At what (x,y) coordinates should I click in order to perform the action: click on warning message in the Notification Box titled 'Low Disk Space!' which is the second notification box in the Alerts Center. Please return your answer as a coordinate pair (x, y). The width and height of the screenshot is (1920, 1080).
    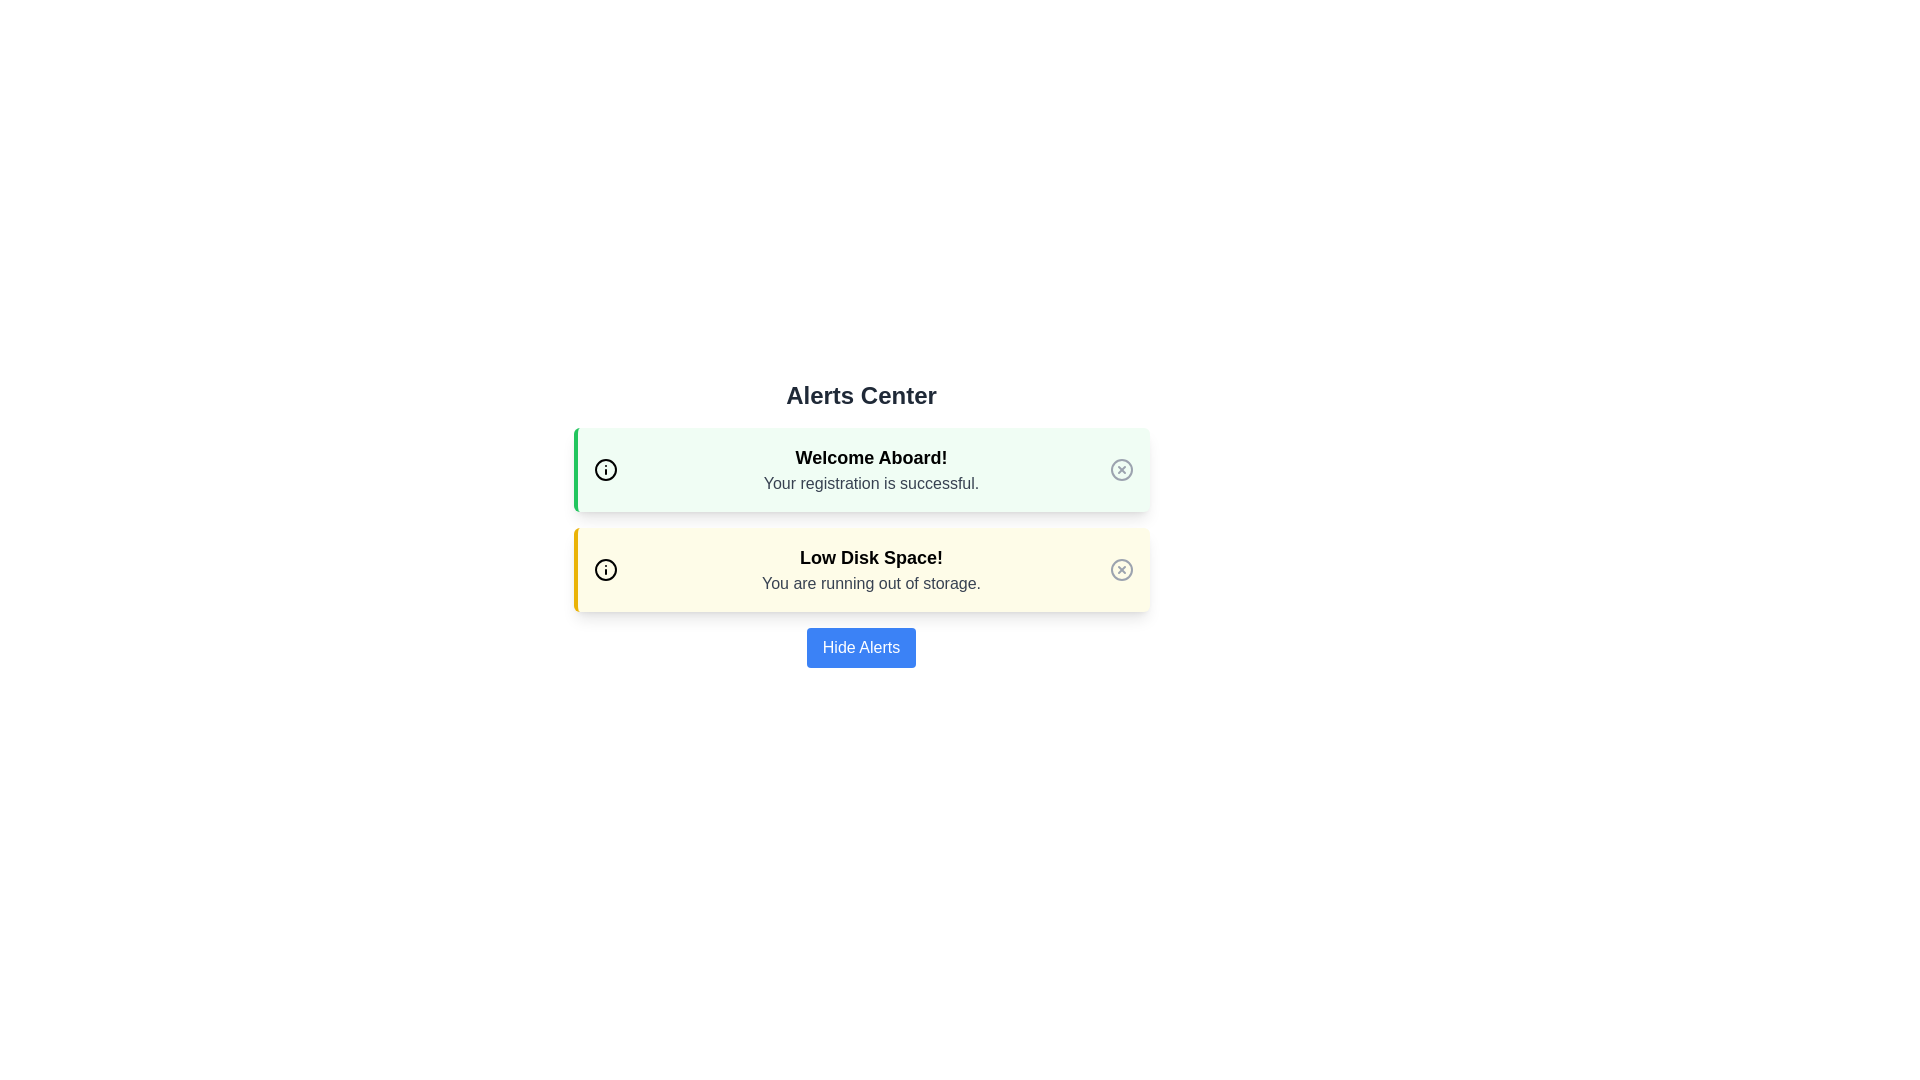
    Looking at the image, I should click on (861, 570).